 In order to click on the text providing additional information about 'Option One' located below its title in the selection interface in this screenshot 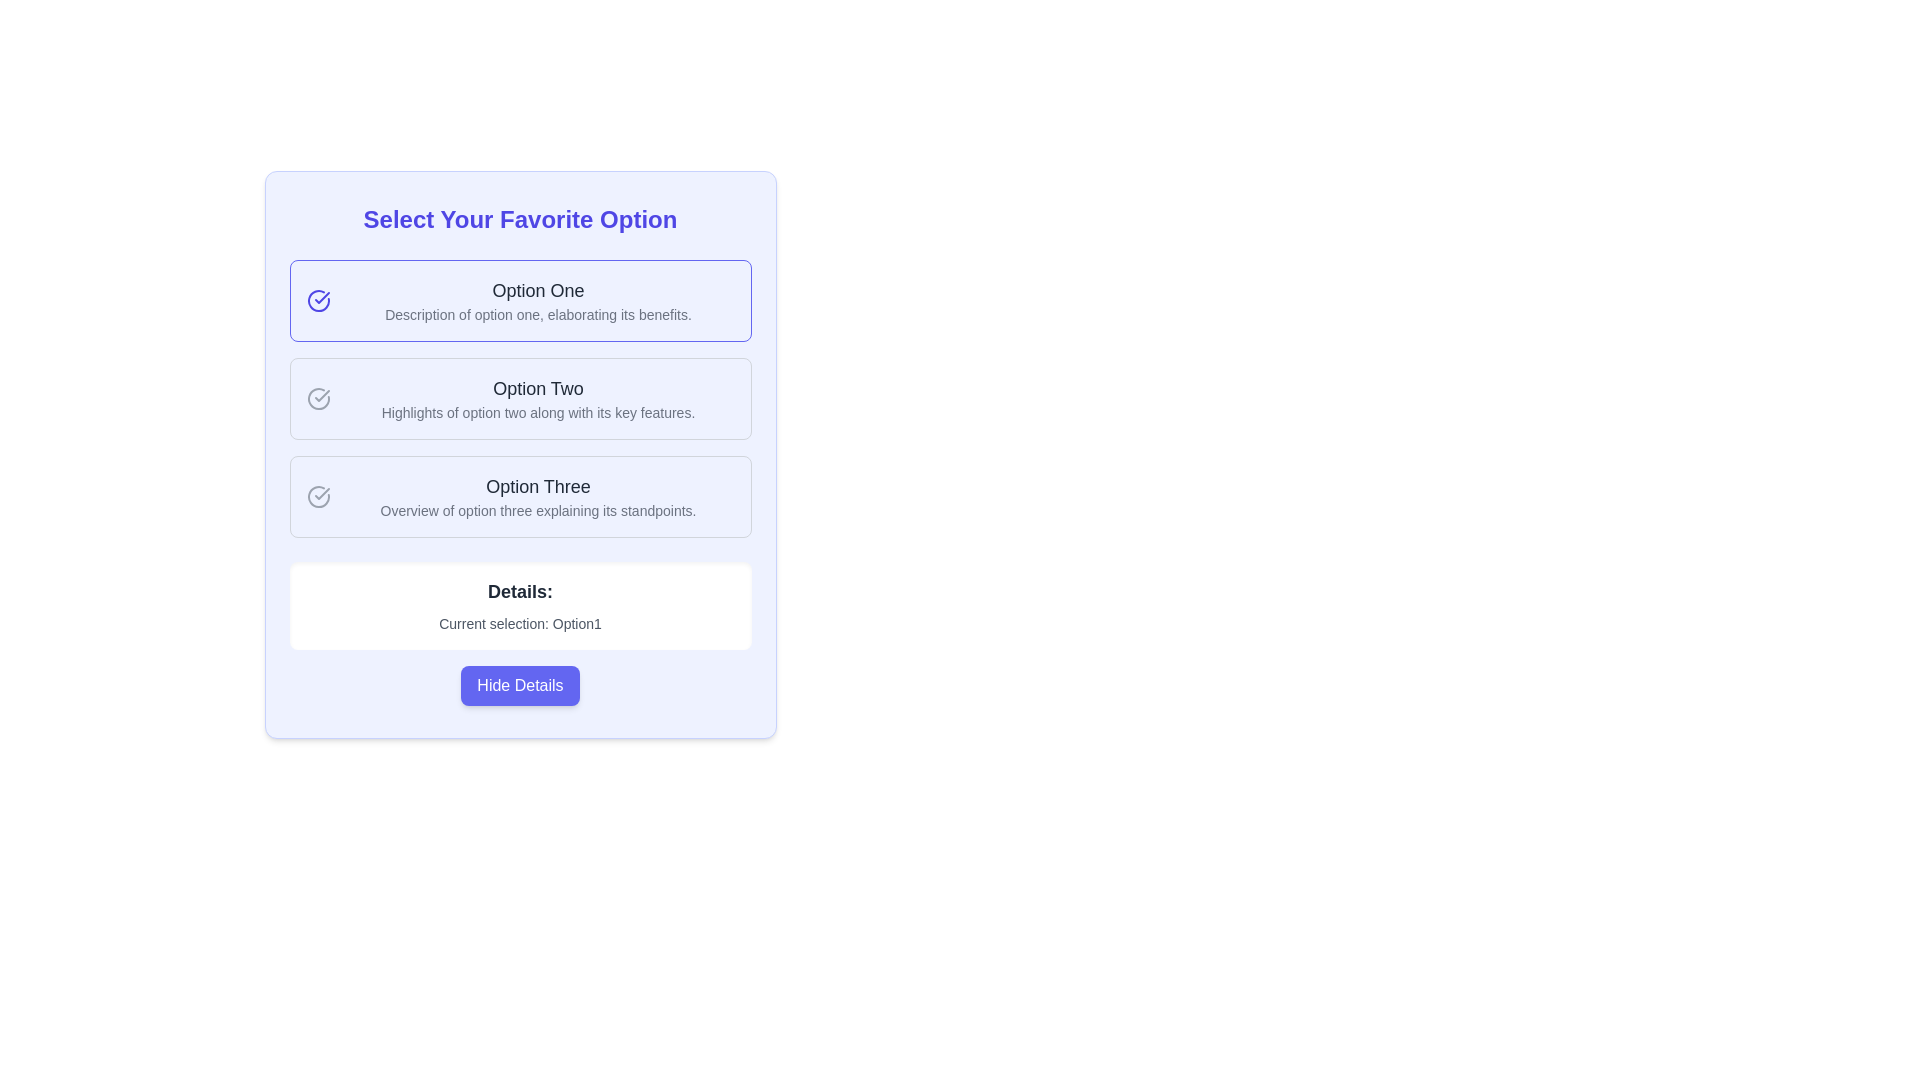, I will do `click(538, 315)`.